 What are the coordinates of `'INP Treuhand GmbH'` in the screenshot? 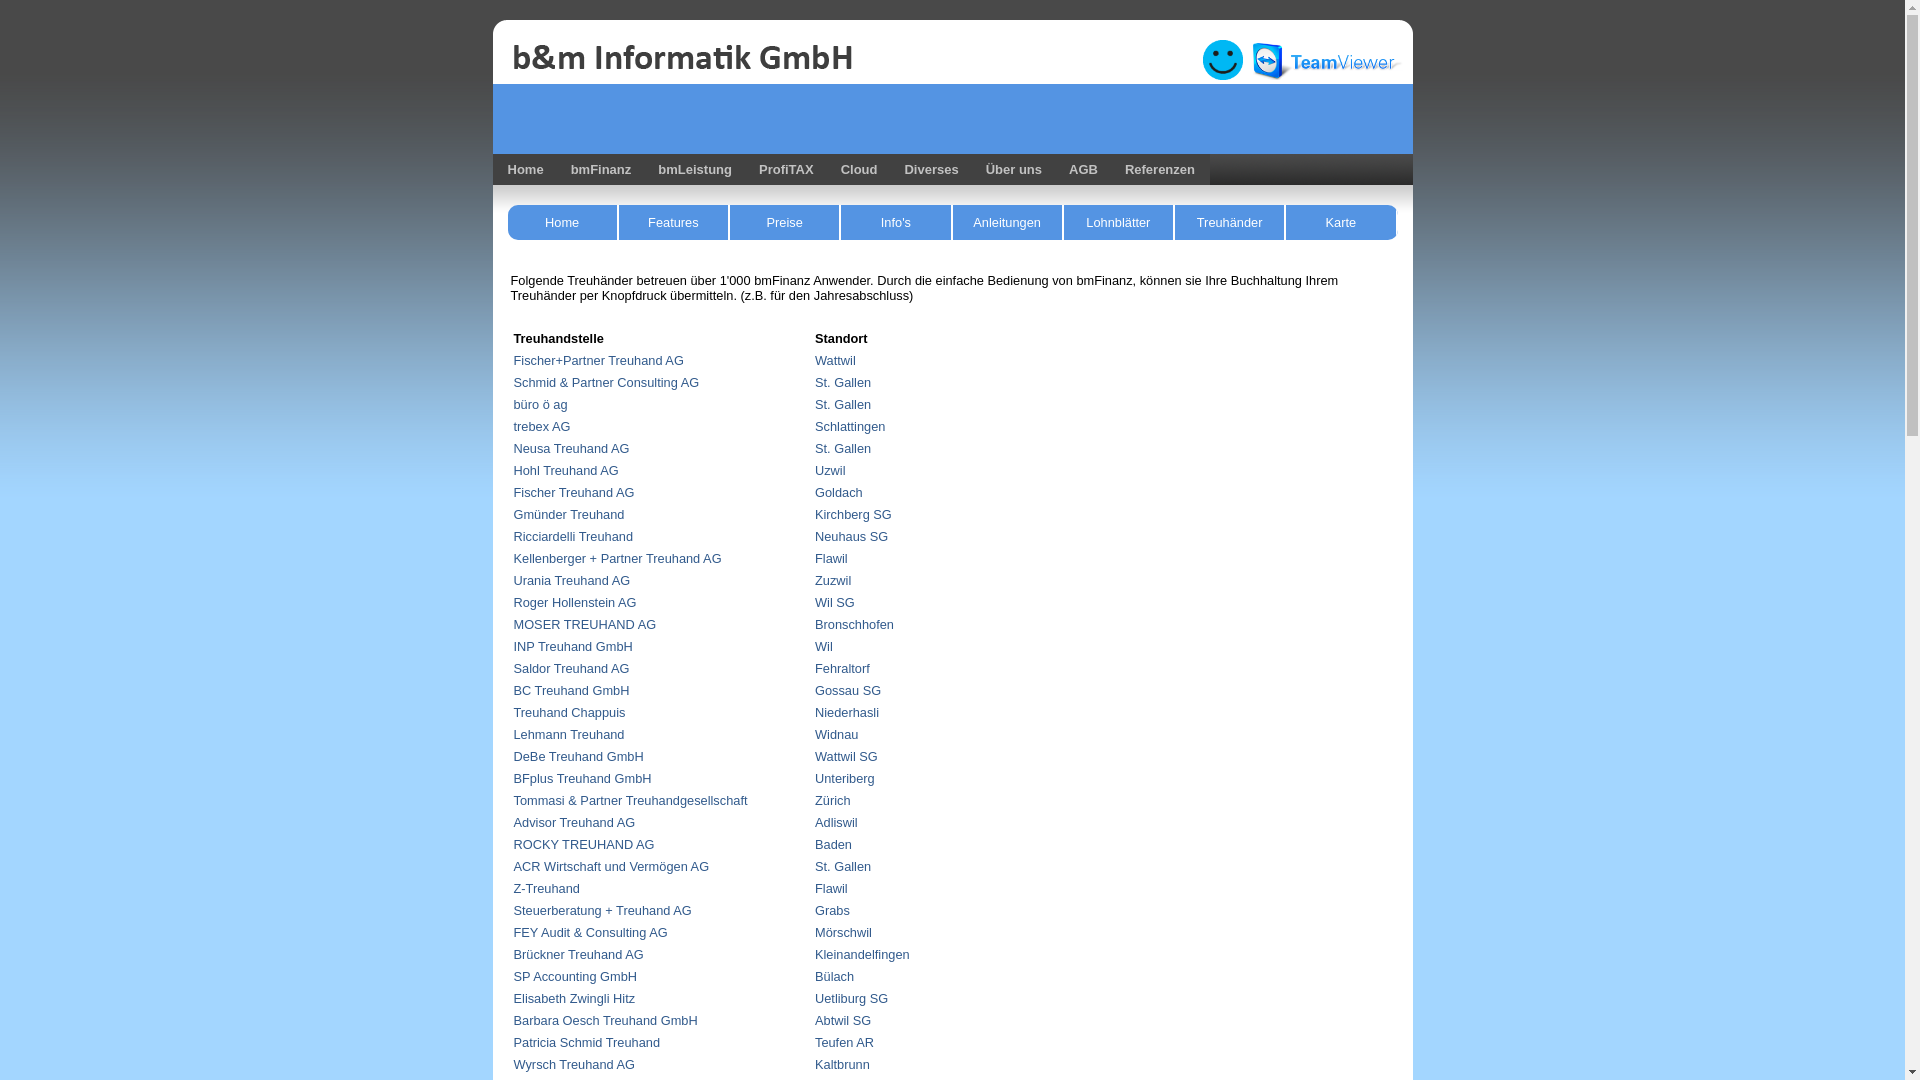 It's located at (572, 646).